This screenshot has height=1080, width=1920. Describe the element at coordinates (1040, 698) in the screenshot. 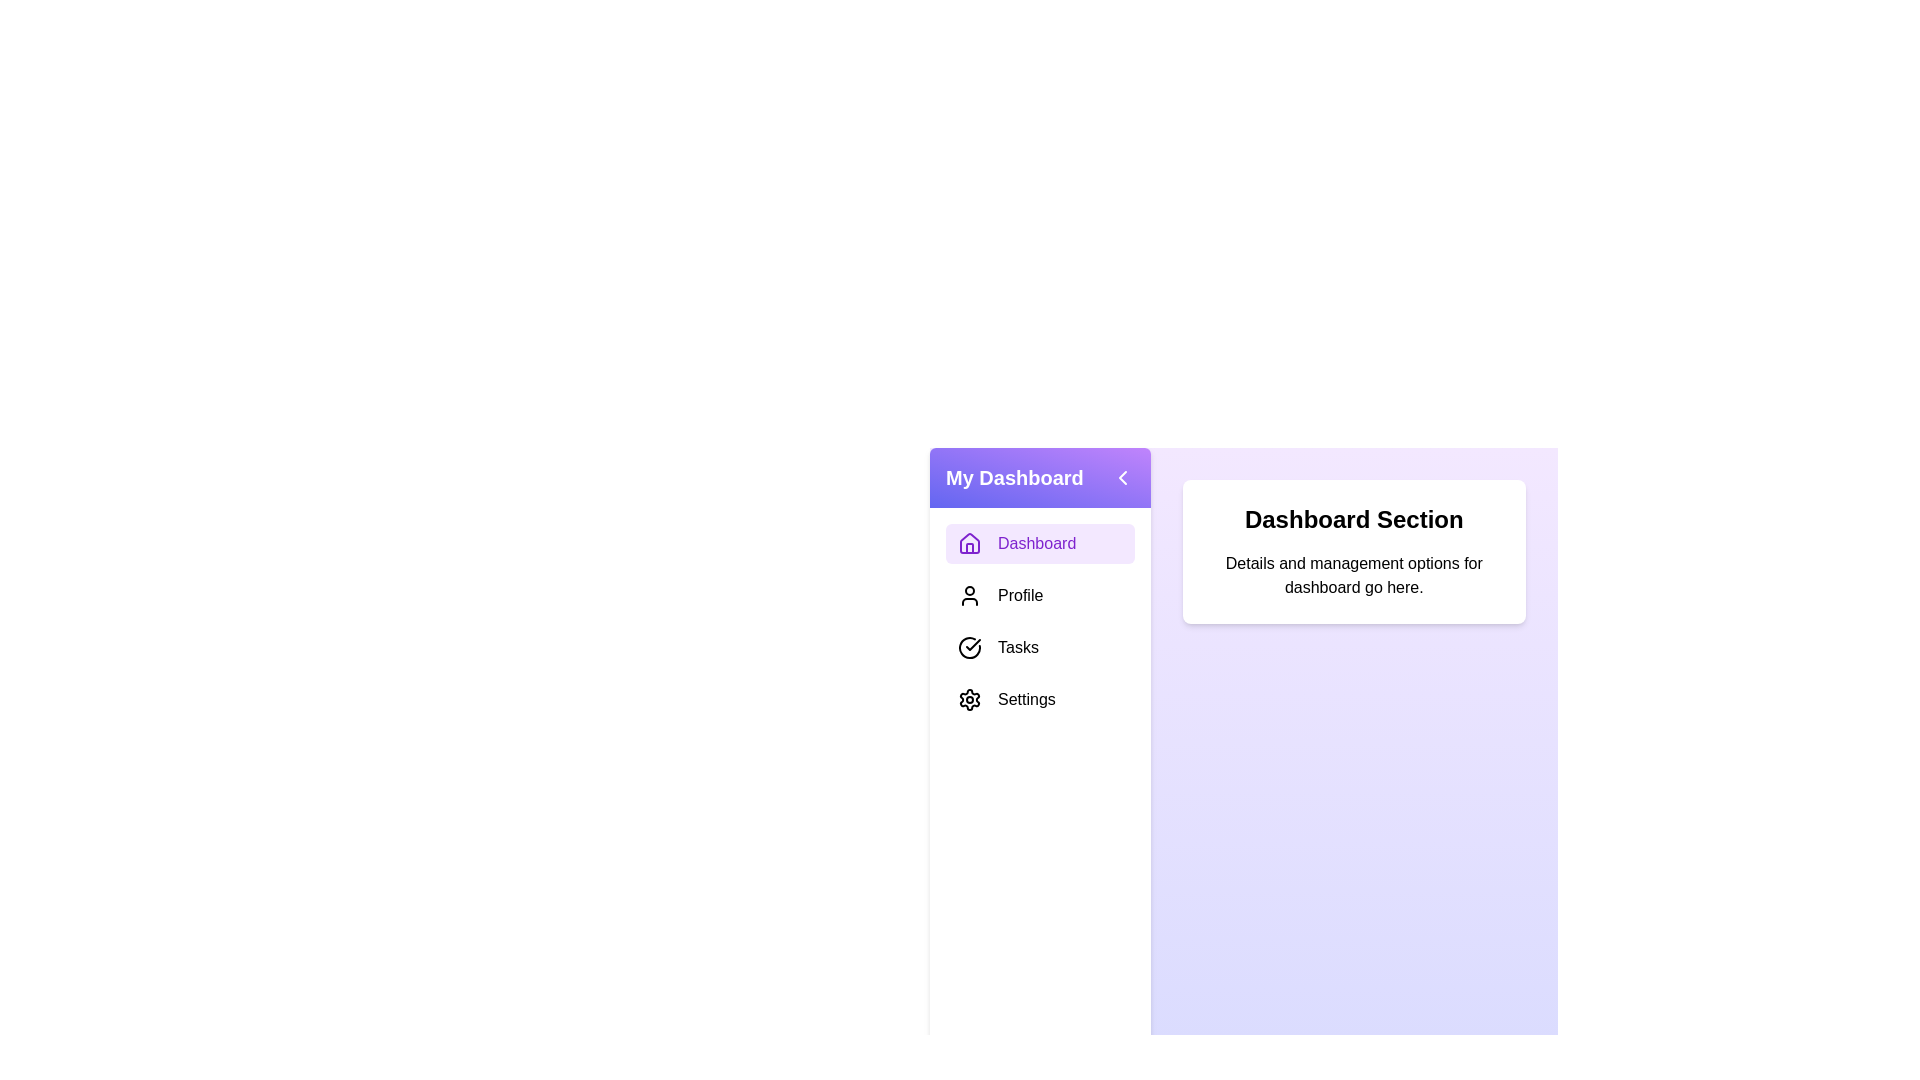

I see `the fourth menu item in the vertical menu` at that location.